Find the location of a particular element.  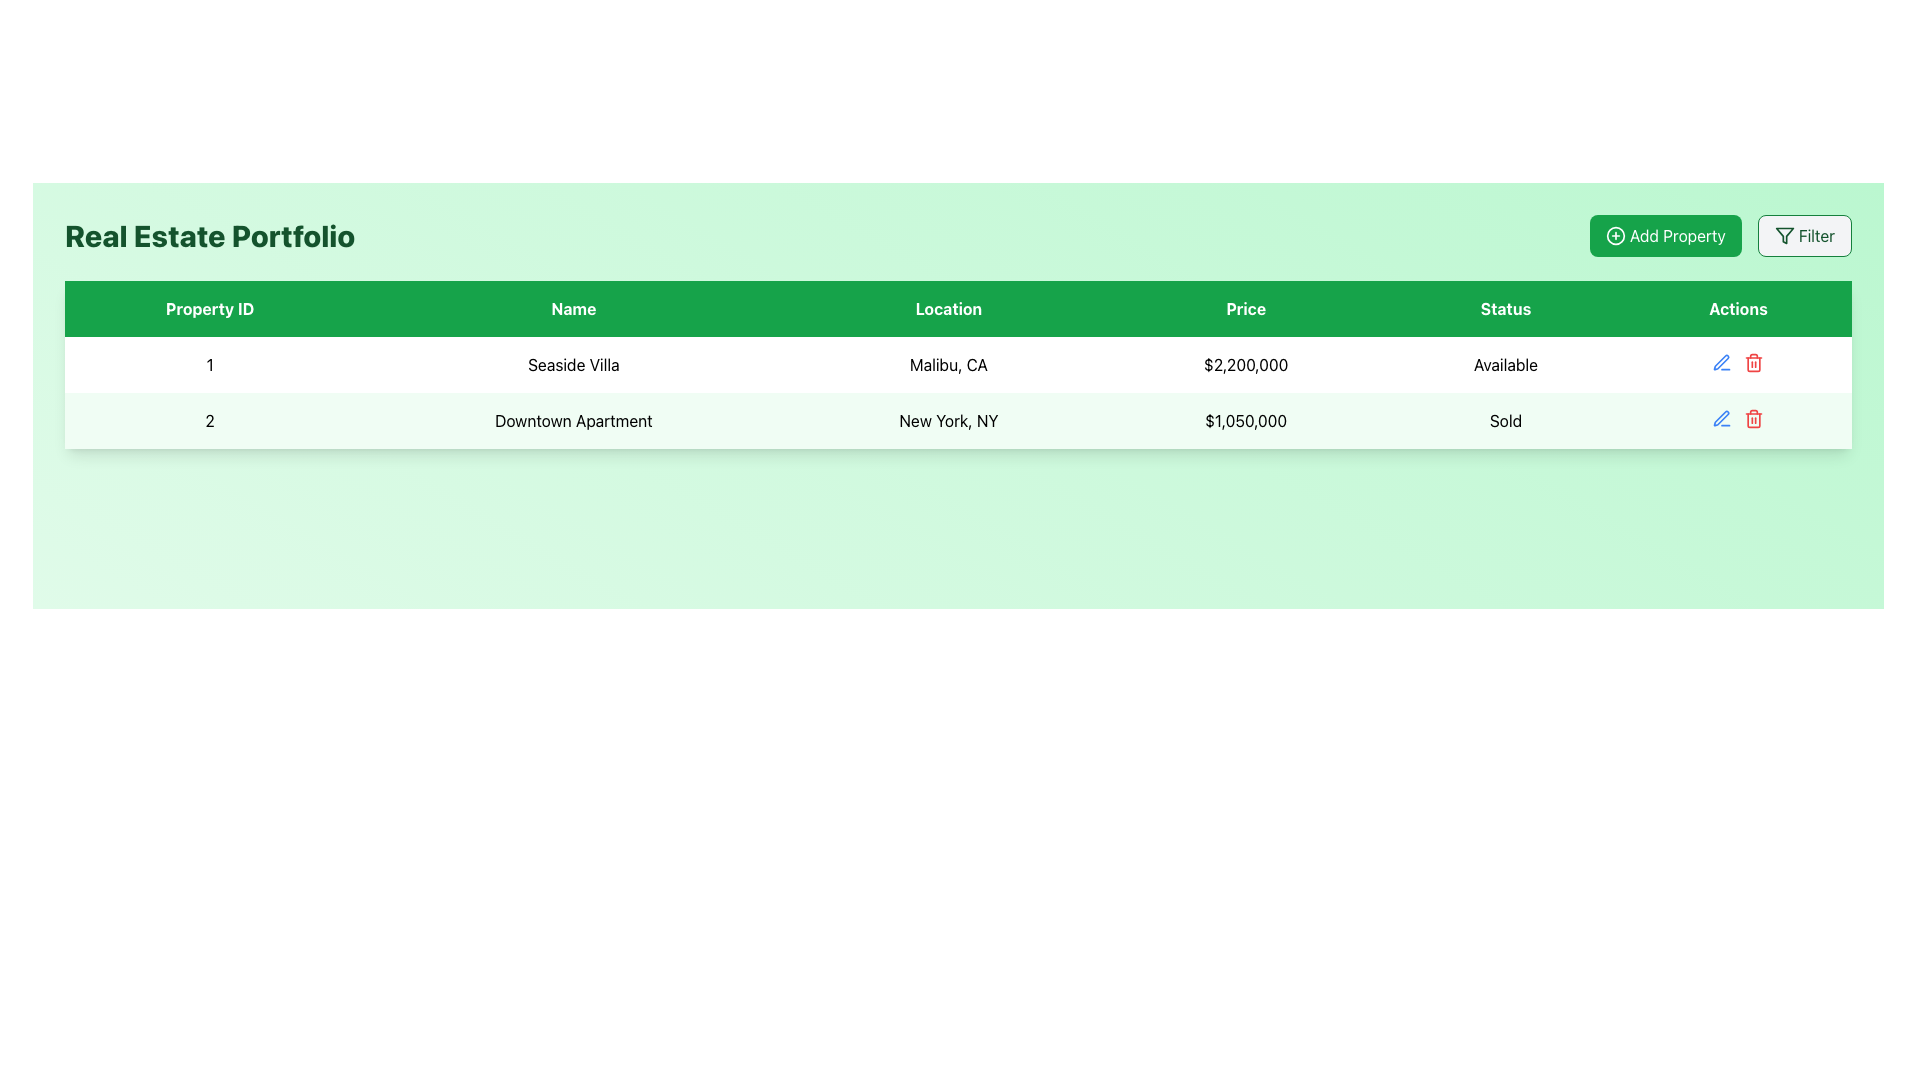

the Text Label indicating the availability status of 'Seaside Villa' in the fifth column of the table is located at coordinates (1505, 365).